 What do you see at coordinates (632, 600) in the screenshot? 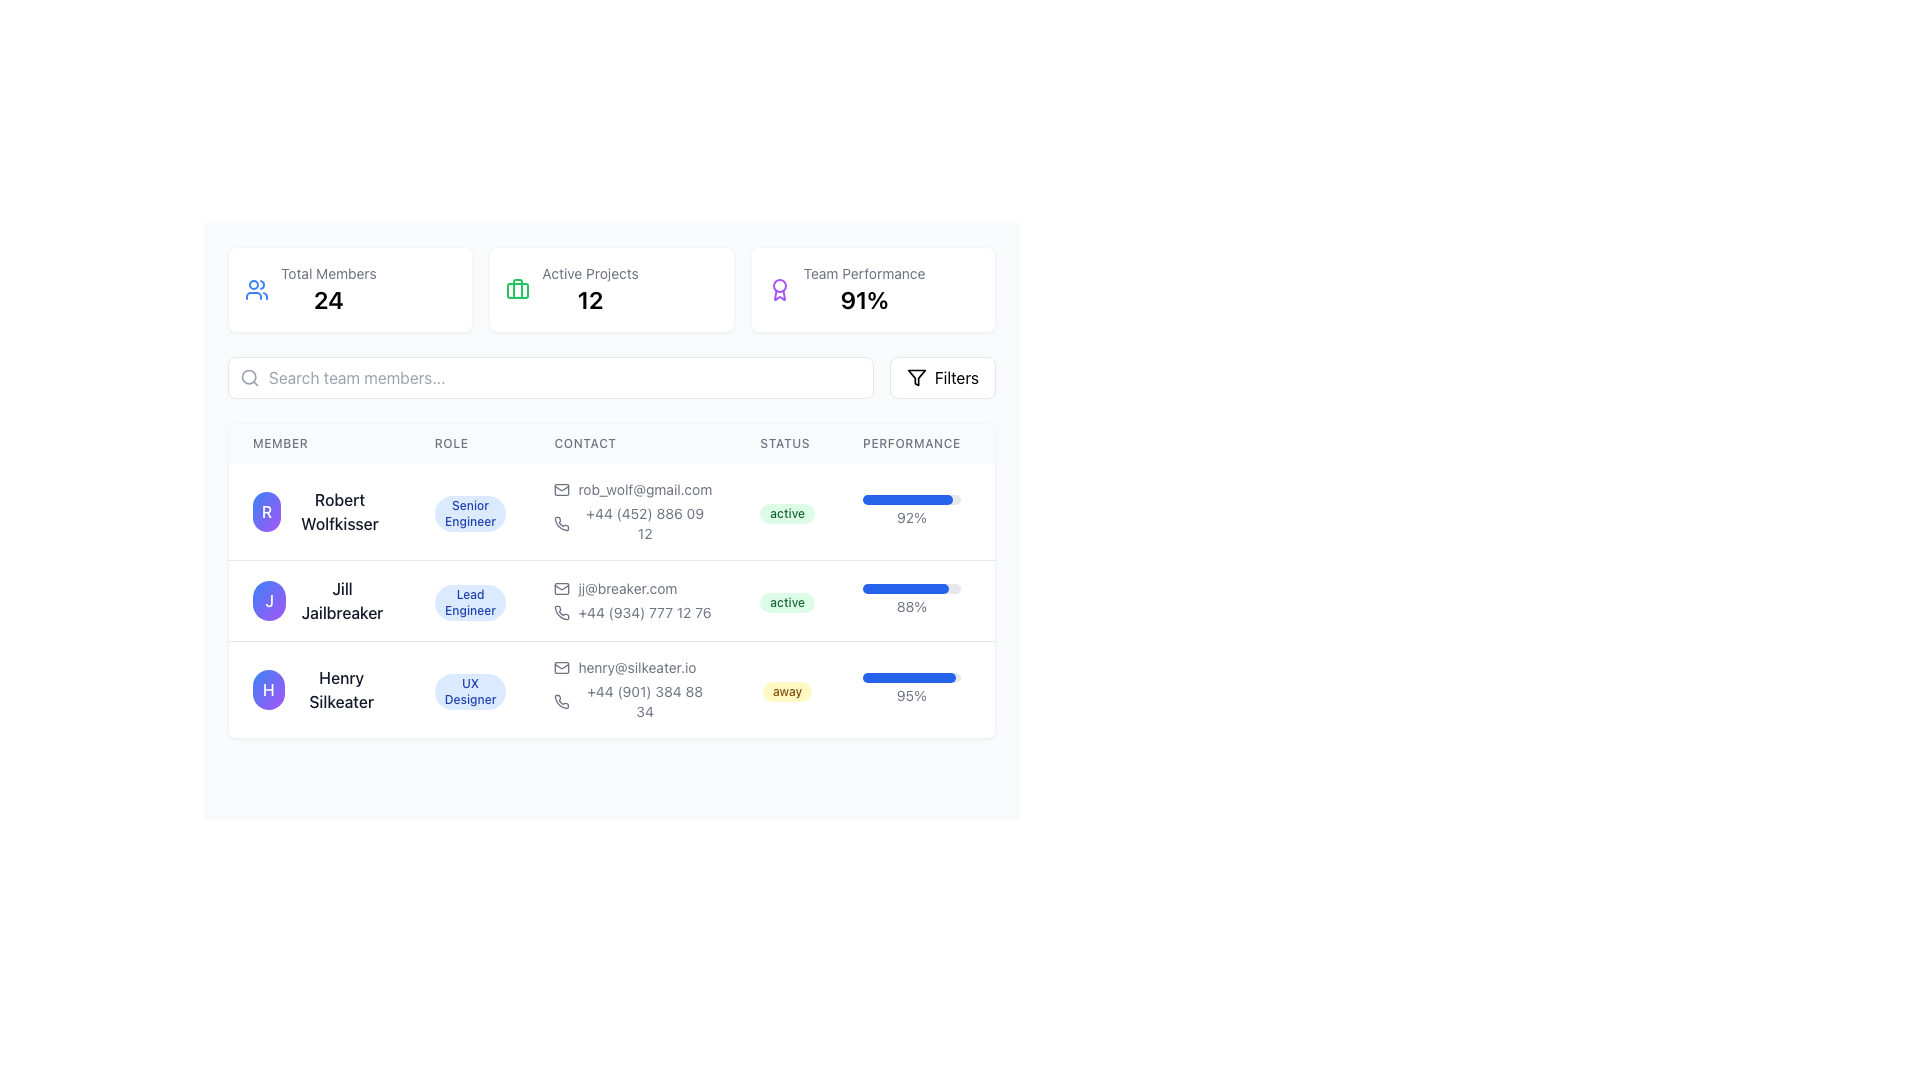
I see `the email text in the contact information display for Jill Jailbreaker, located in the 'Contact' column of the second row` at bounding box center [632, 600].